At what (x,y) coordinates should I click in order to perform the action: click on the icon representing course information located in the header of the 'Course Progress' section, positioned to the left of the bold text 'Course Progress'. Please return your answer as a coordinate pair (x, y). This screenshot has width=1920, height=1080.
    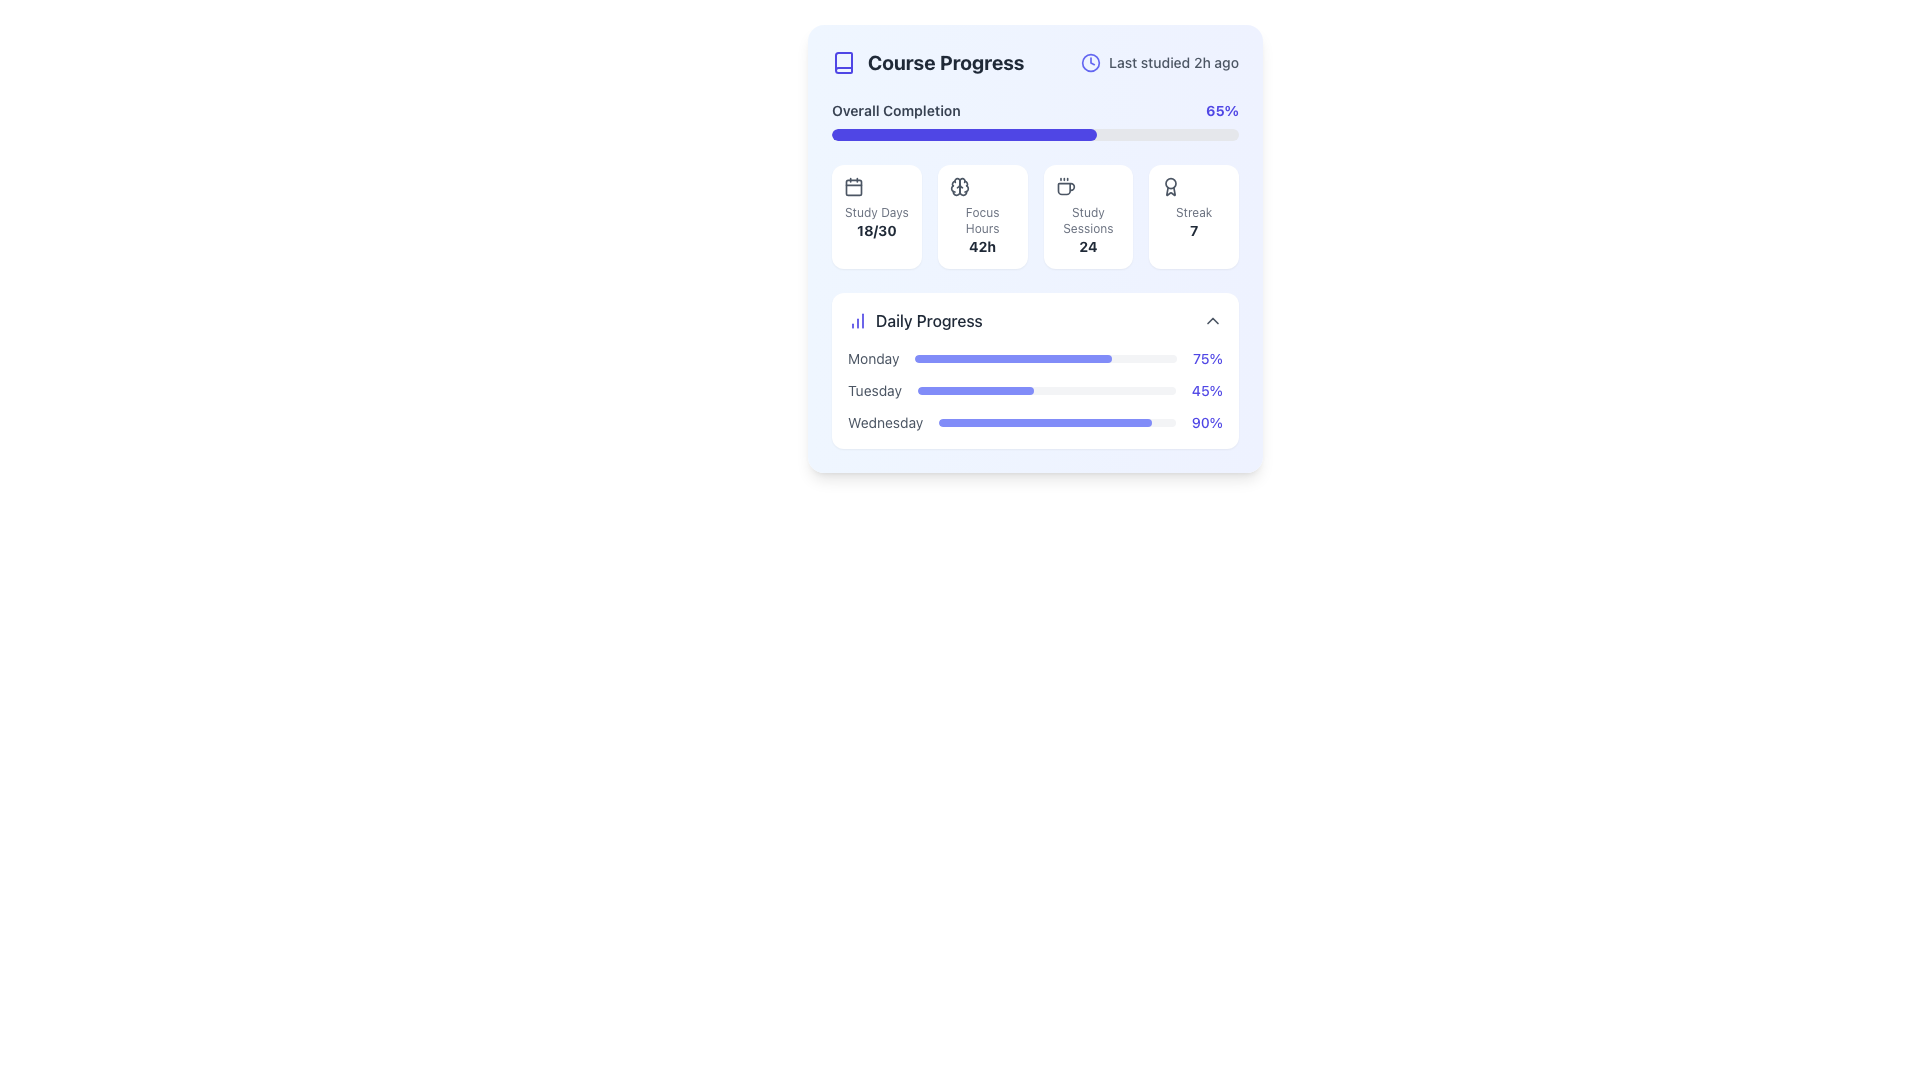
    Looking at the image, I should click on (844, 61).